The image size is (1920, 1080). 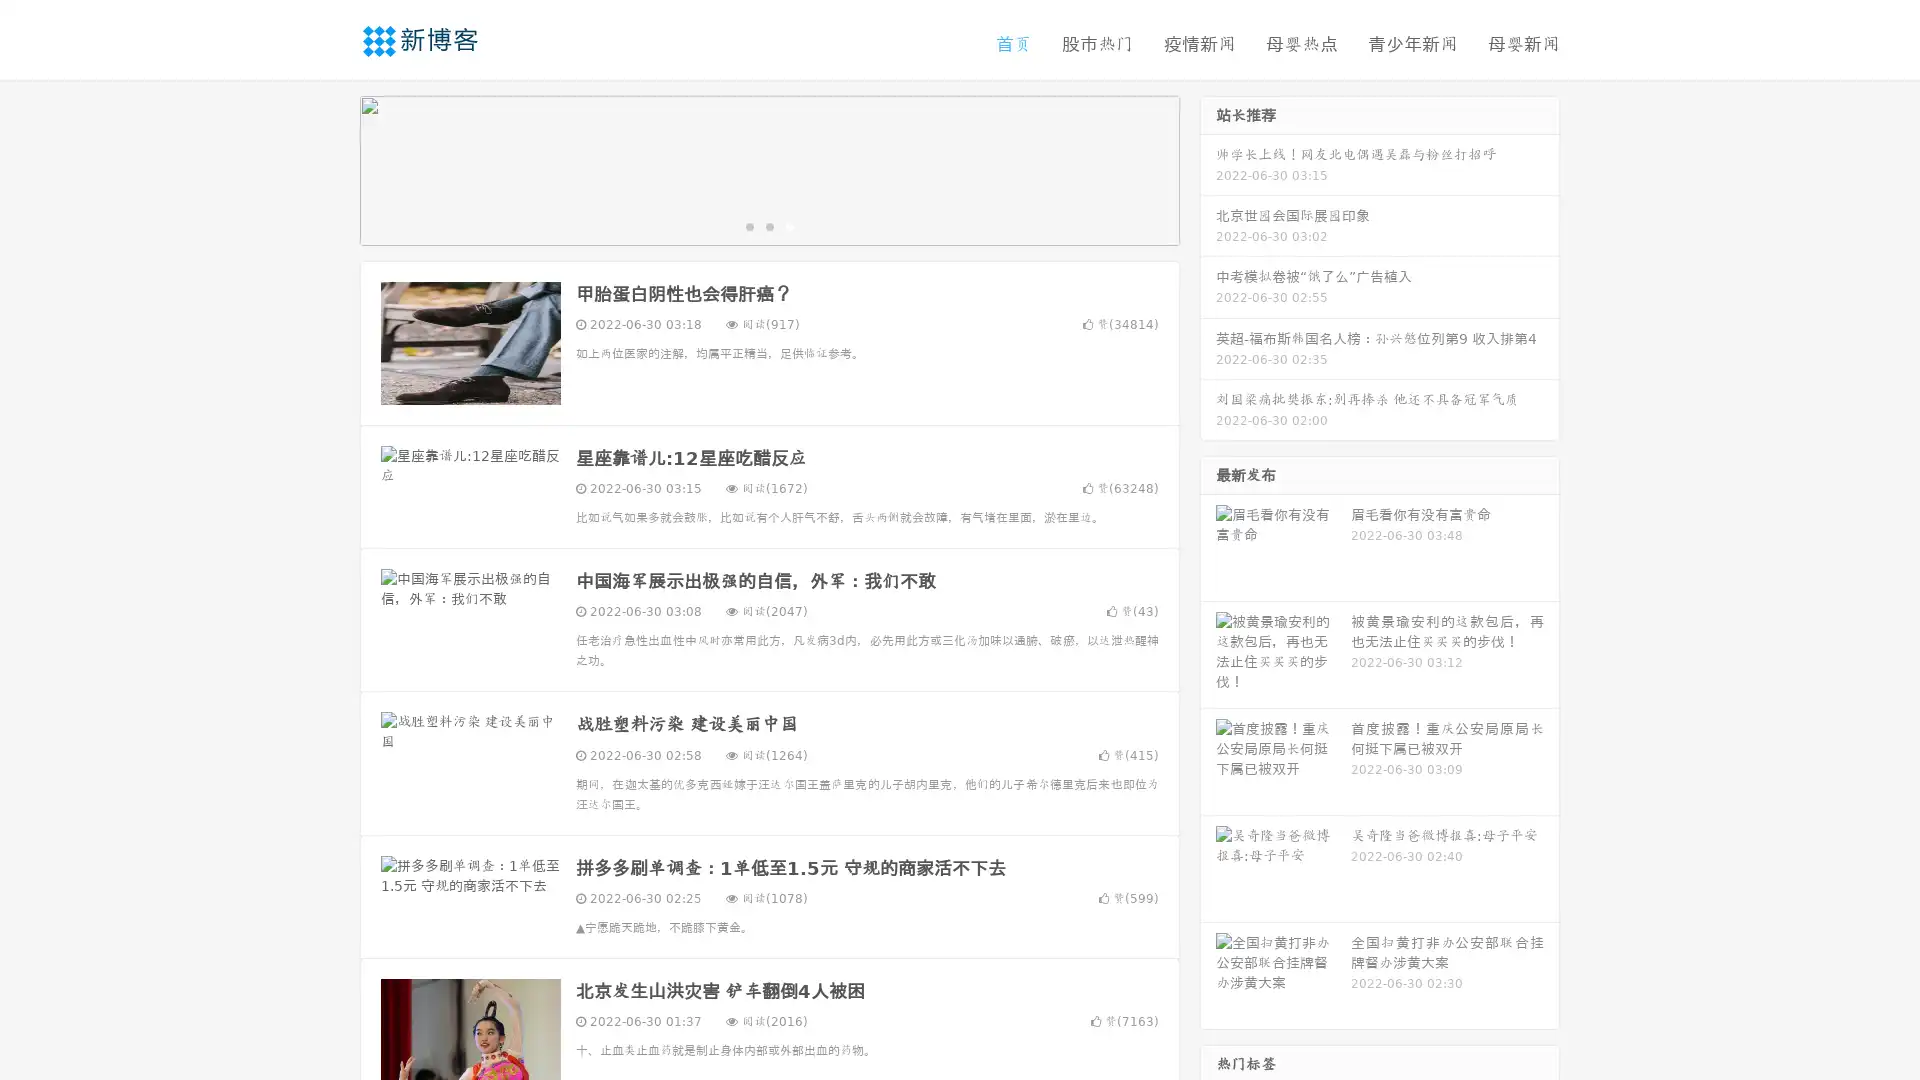 I want to click on Previous slide, so click(x=330, y=168).